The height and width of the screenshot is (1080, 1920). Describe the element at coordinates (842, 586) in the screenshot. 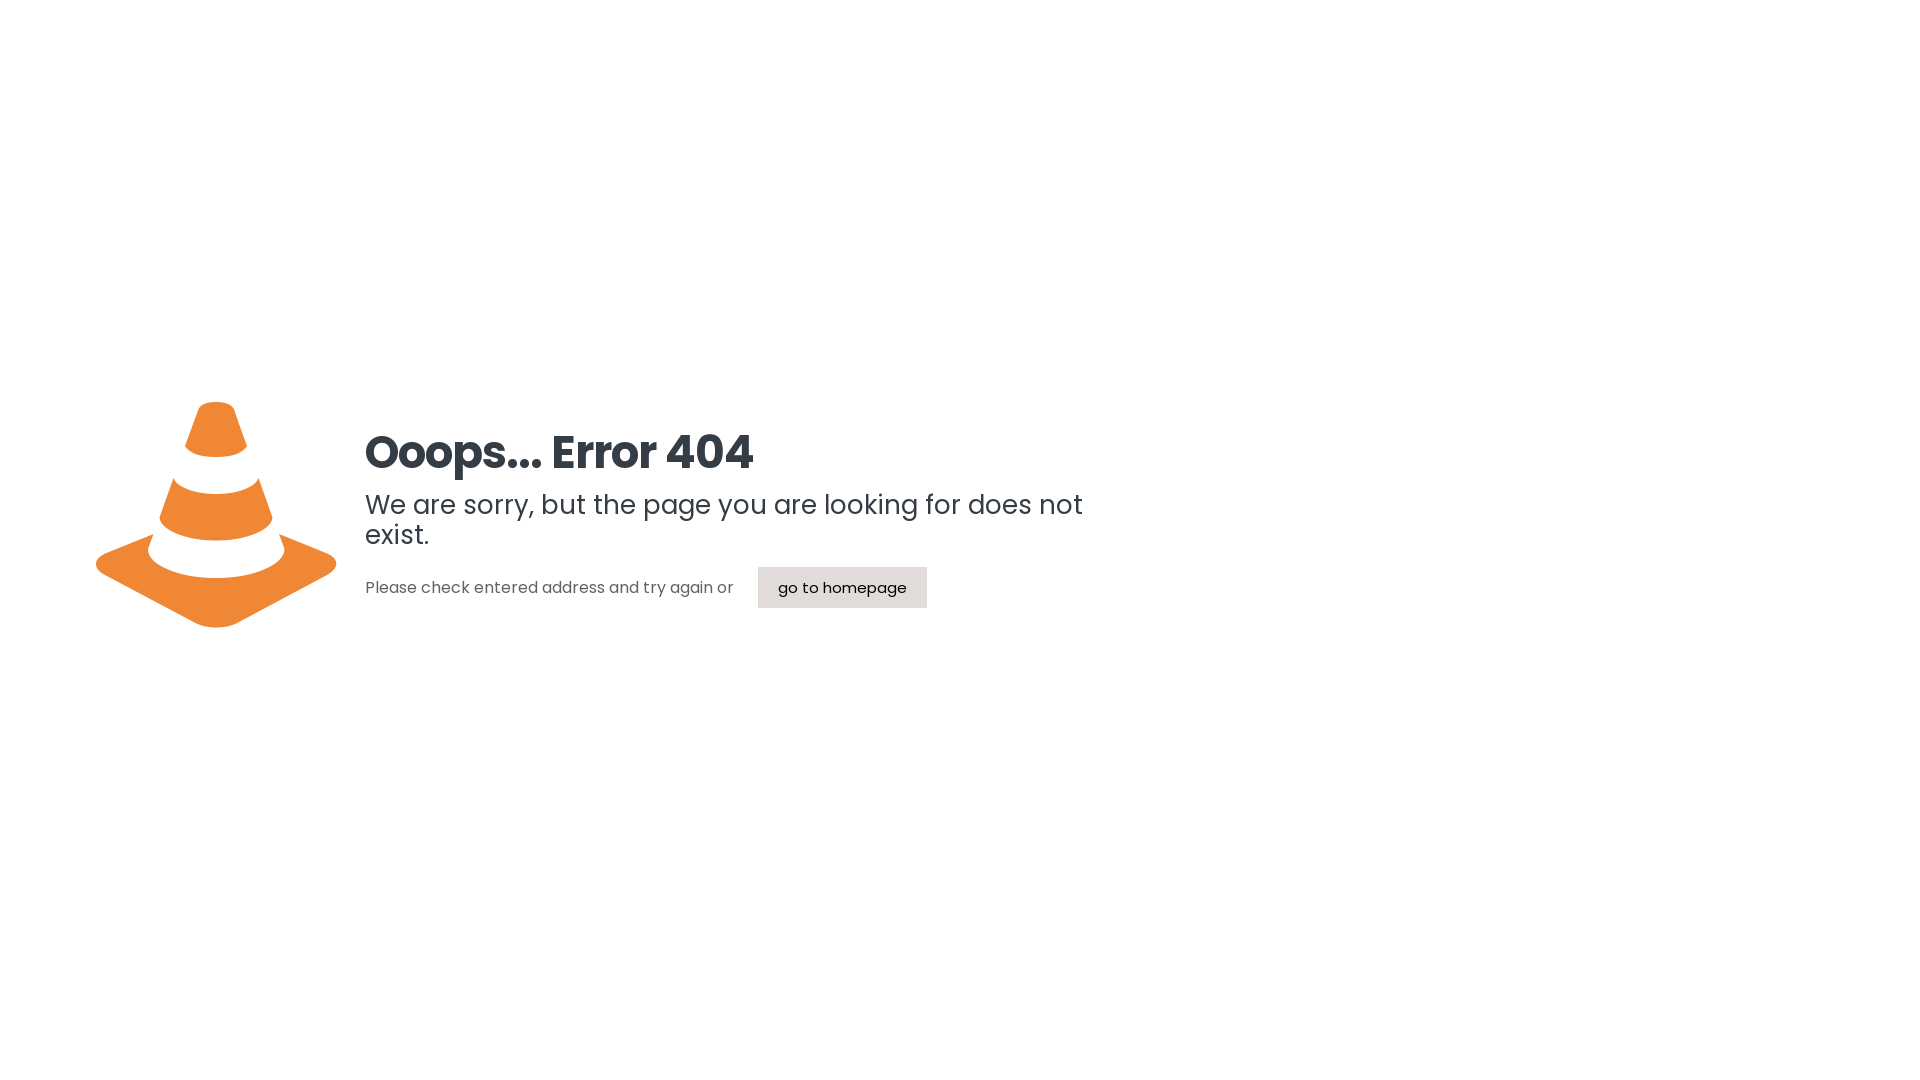

I see `'go to homepage'` at that location.